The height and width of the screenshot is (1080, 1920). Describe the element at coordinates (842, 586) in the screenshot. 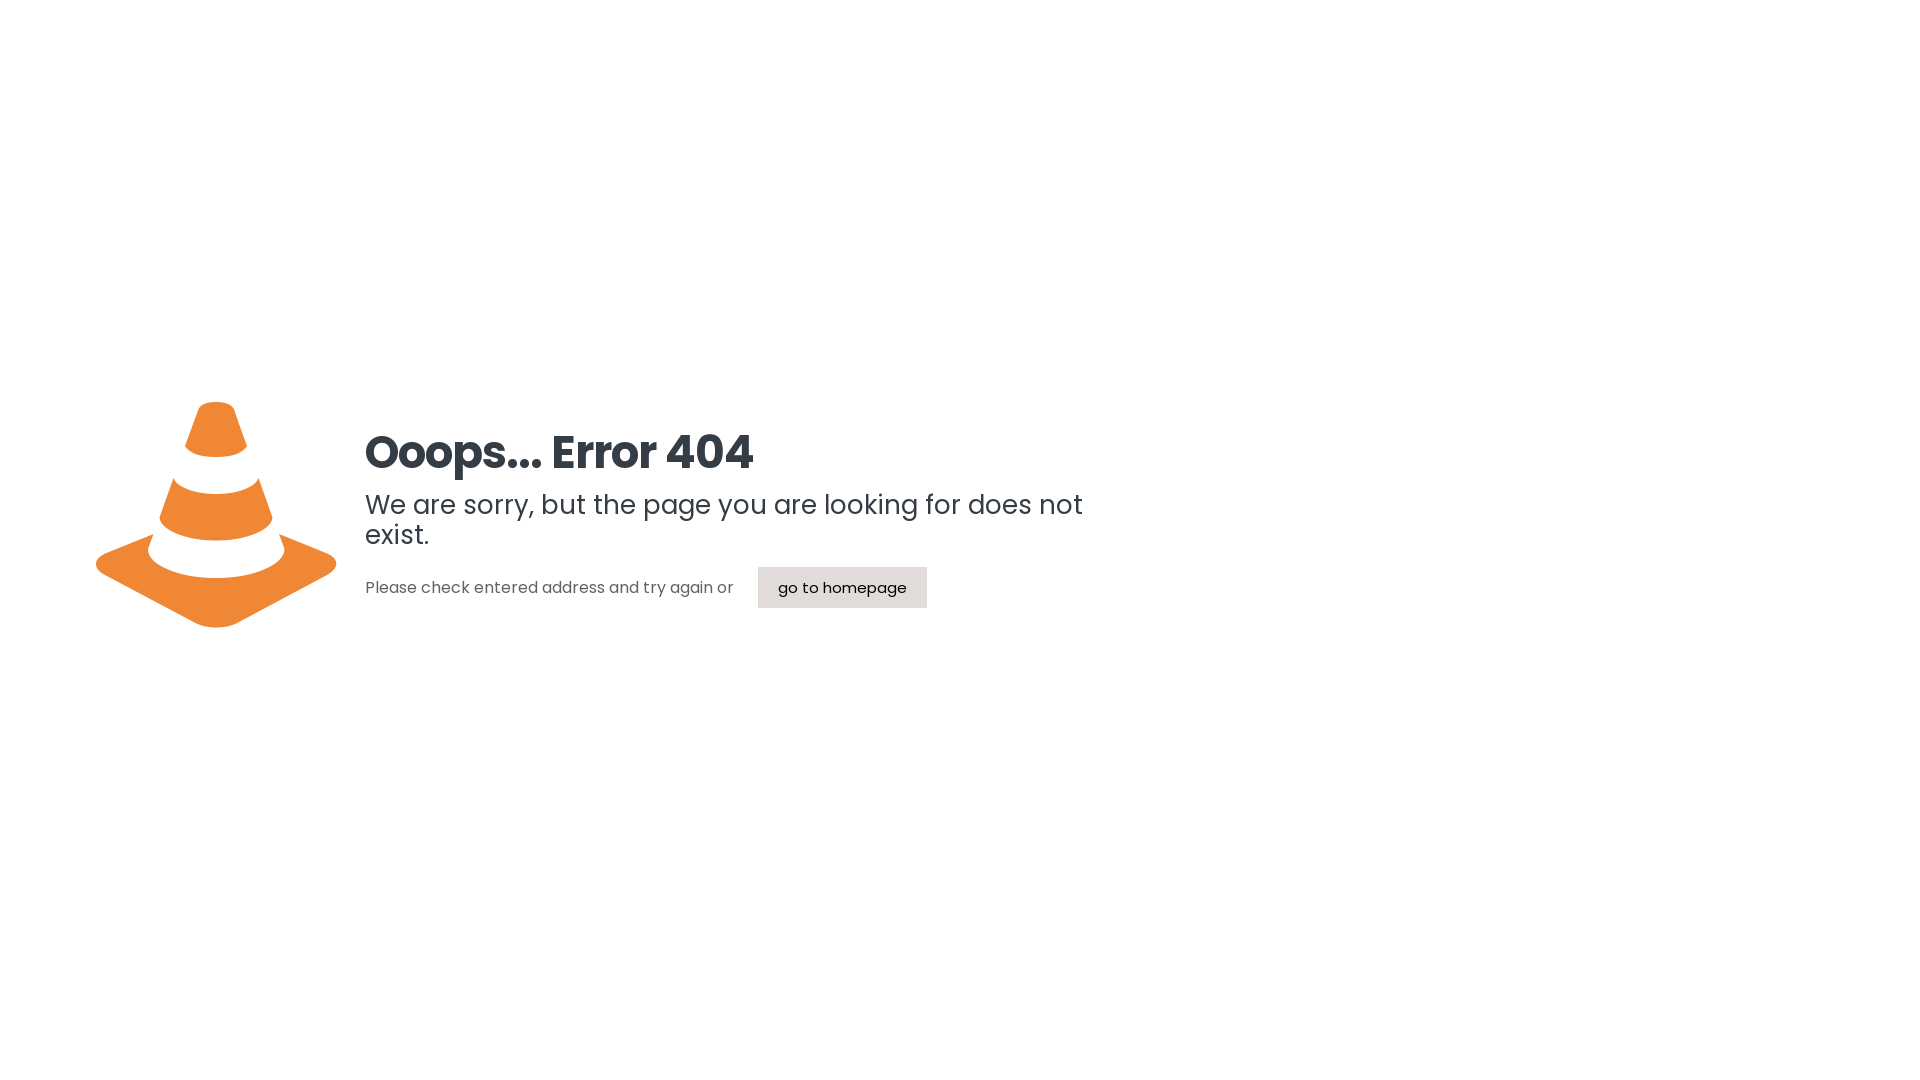

I see `'go to homepage'` at that location.